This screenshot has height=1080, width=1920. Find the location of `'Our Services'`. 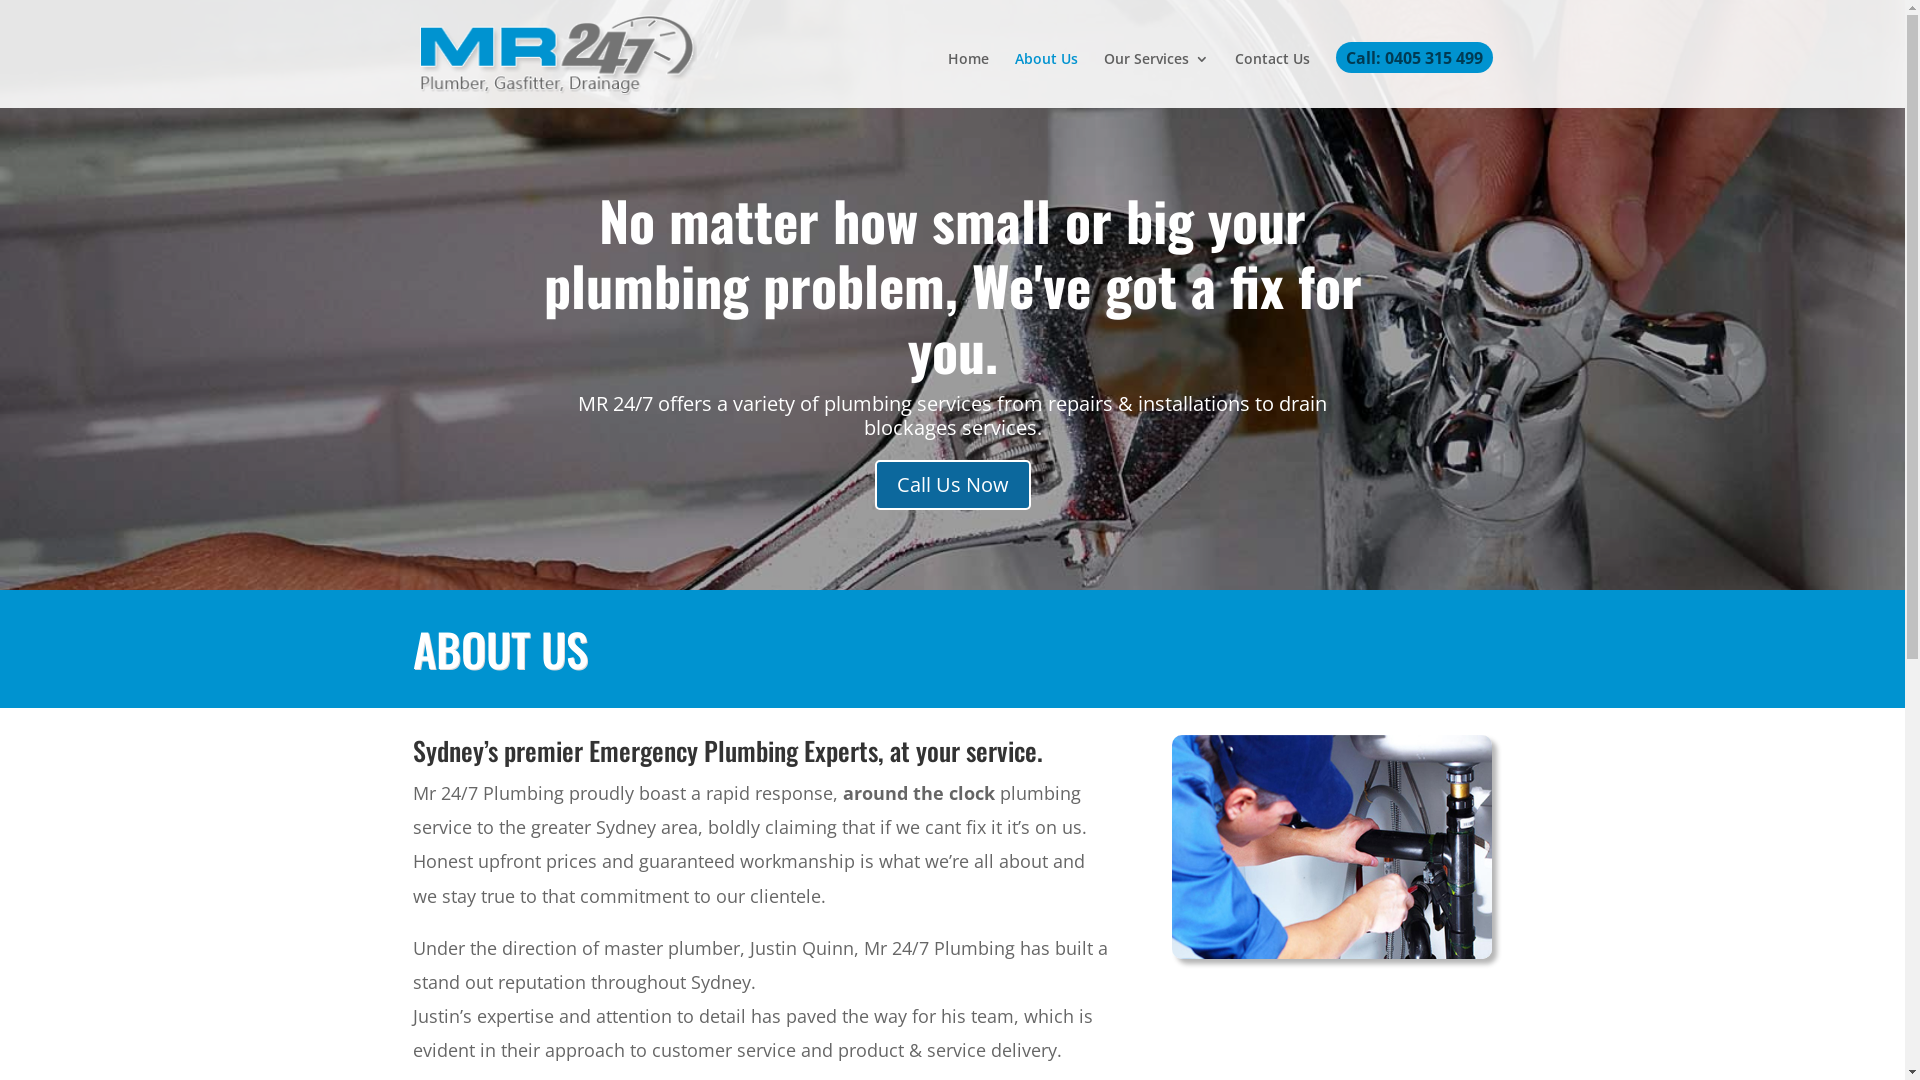

'Our Services' is located at coordinates (1103, 79).